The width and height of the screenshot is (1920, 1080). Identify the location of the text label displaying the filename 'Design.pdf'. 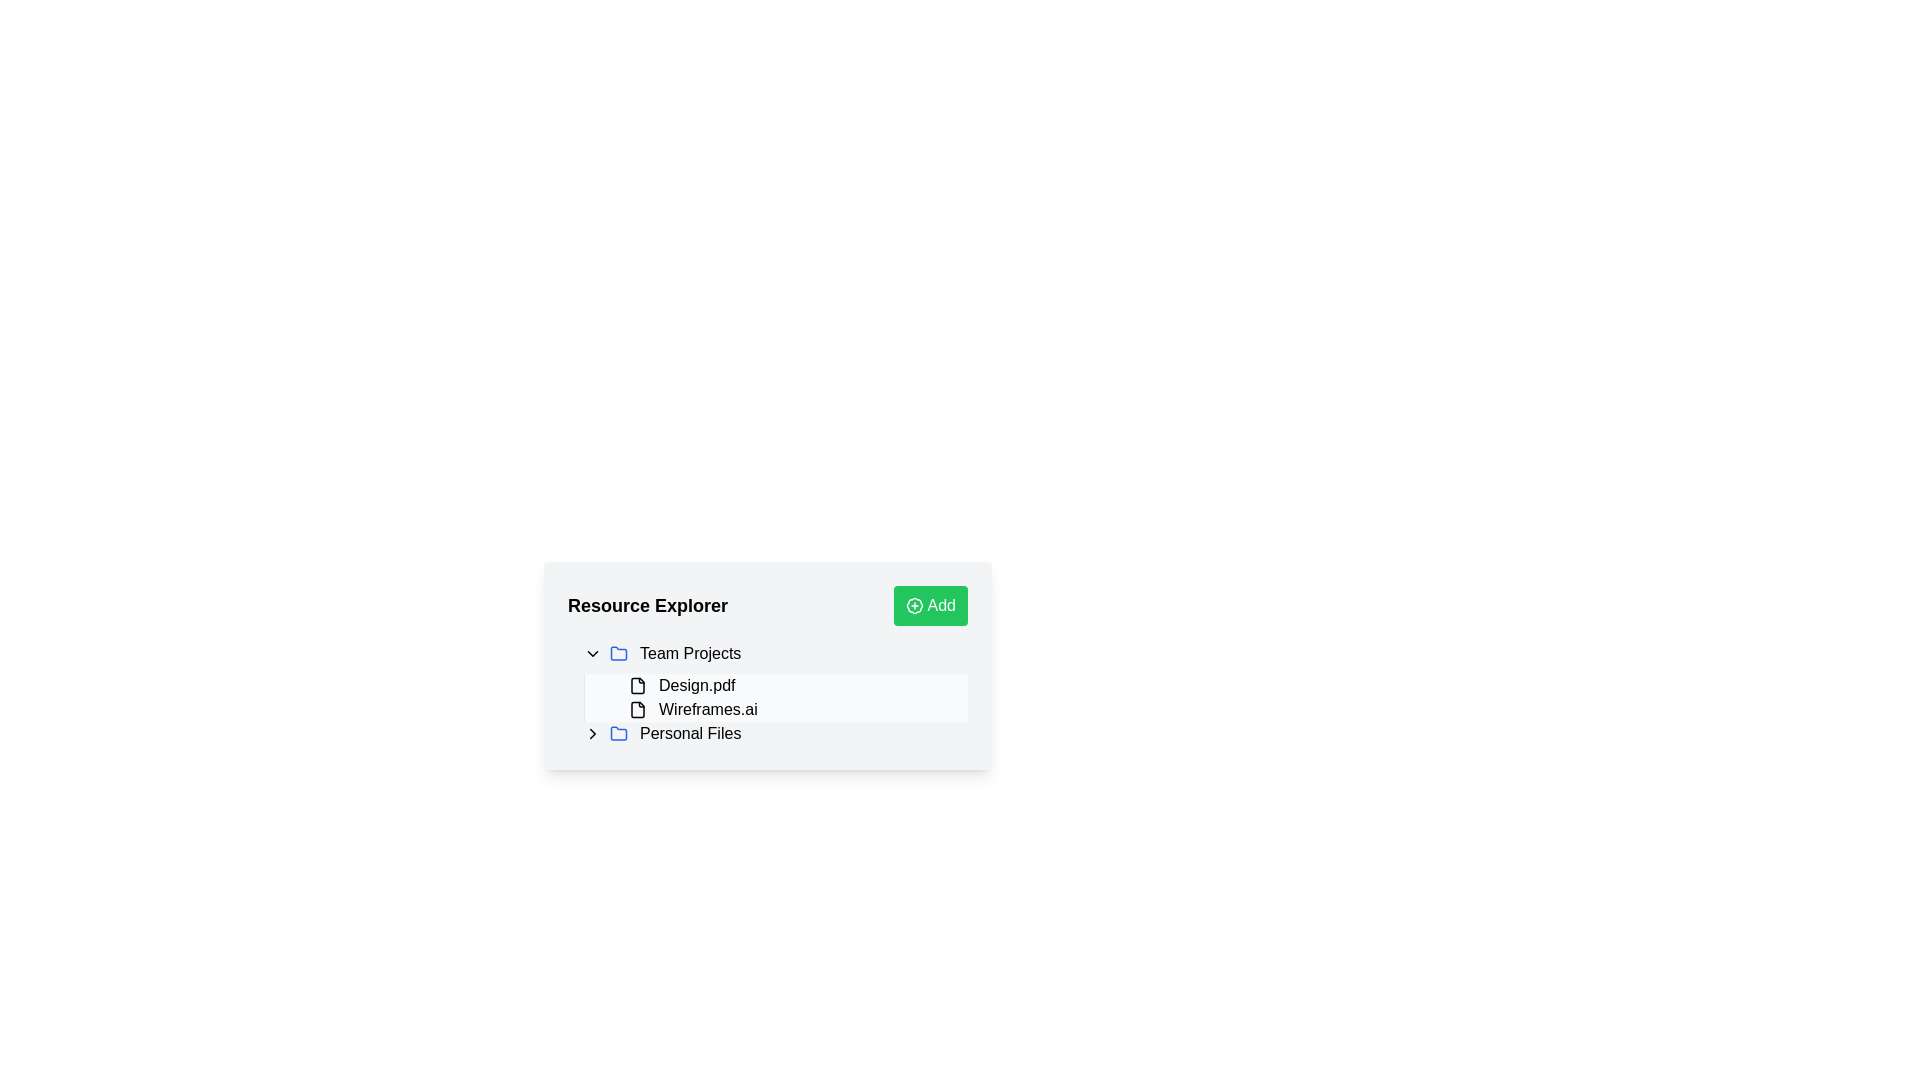
(697, 685).